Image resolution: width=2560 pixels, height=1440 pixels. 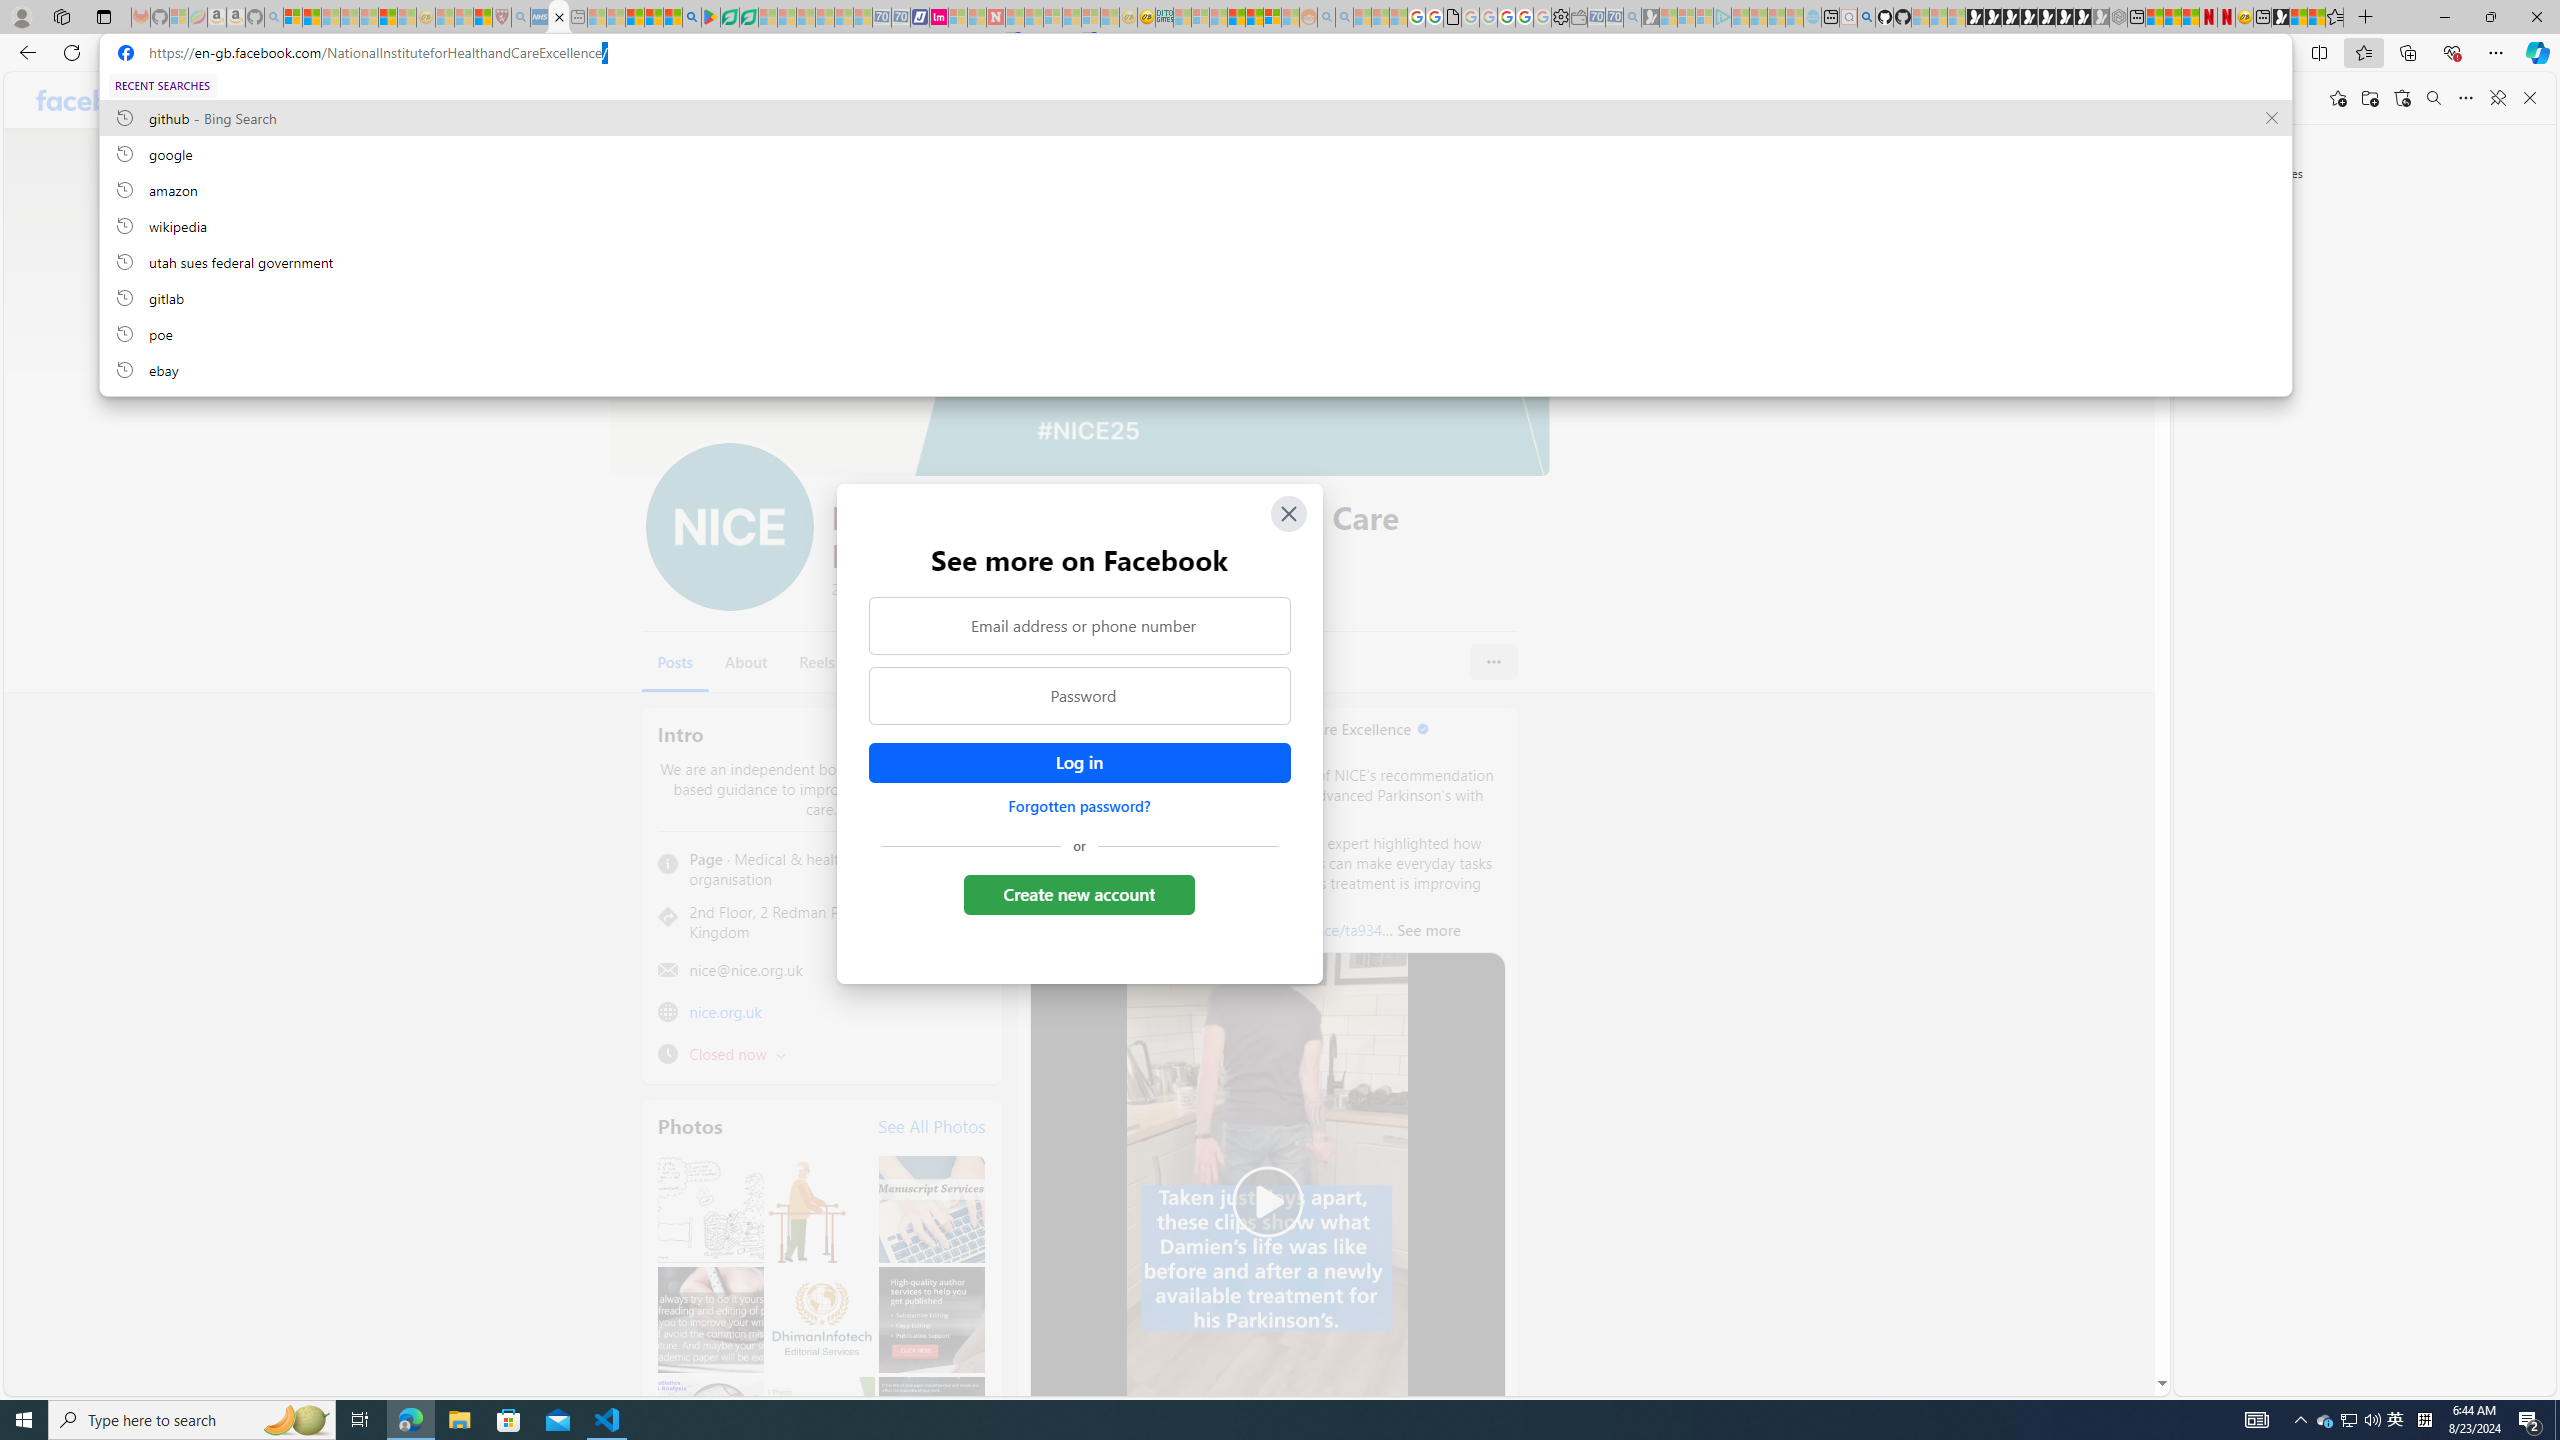 What do you see at coordinates (1079, 762) in the screenshot?
I see `'Accessible login button'` at bounding box center [1079, 762].